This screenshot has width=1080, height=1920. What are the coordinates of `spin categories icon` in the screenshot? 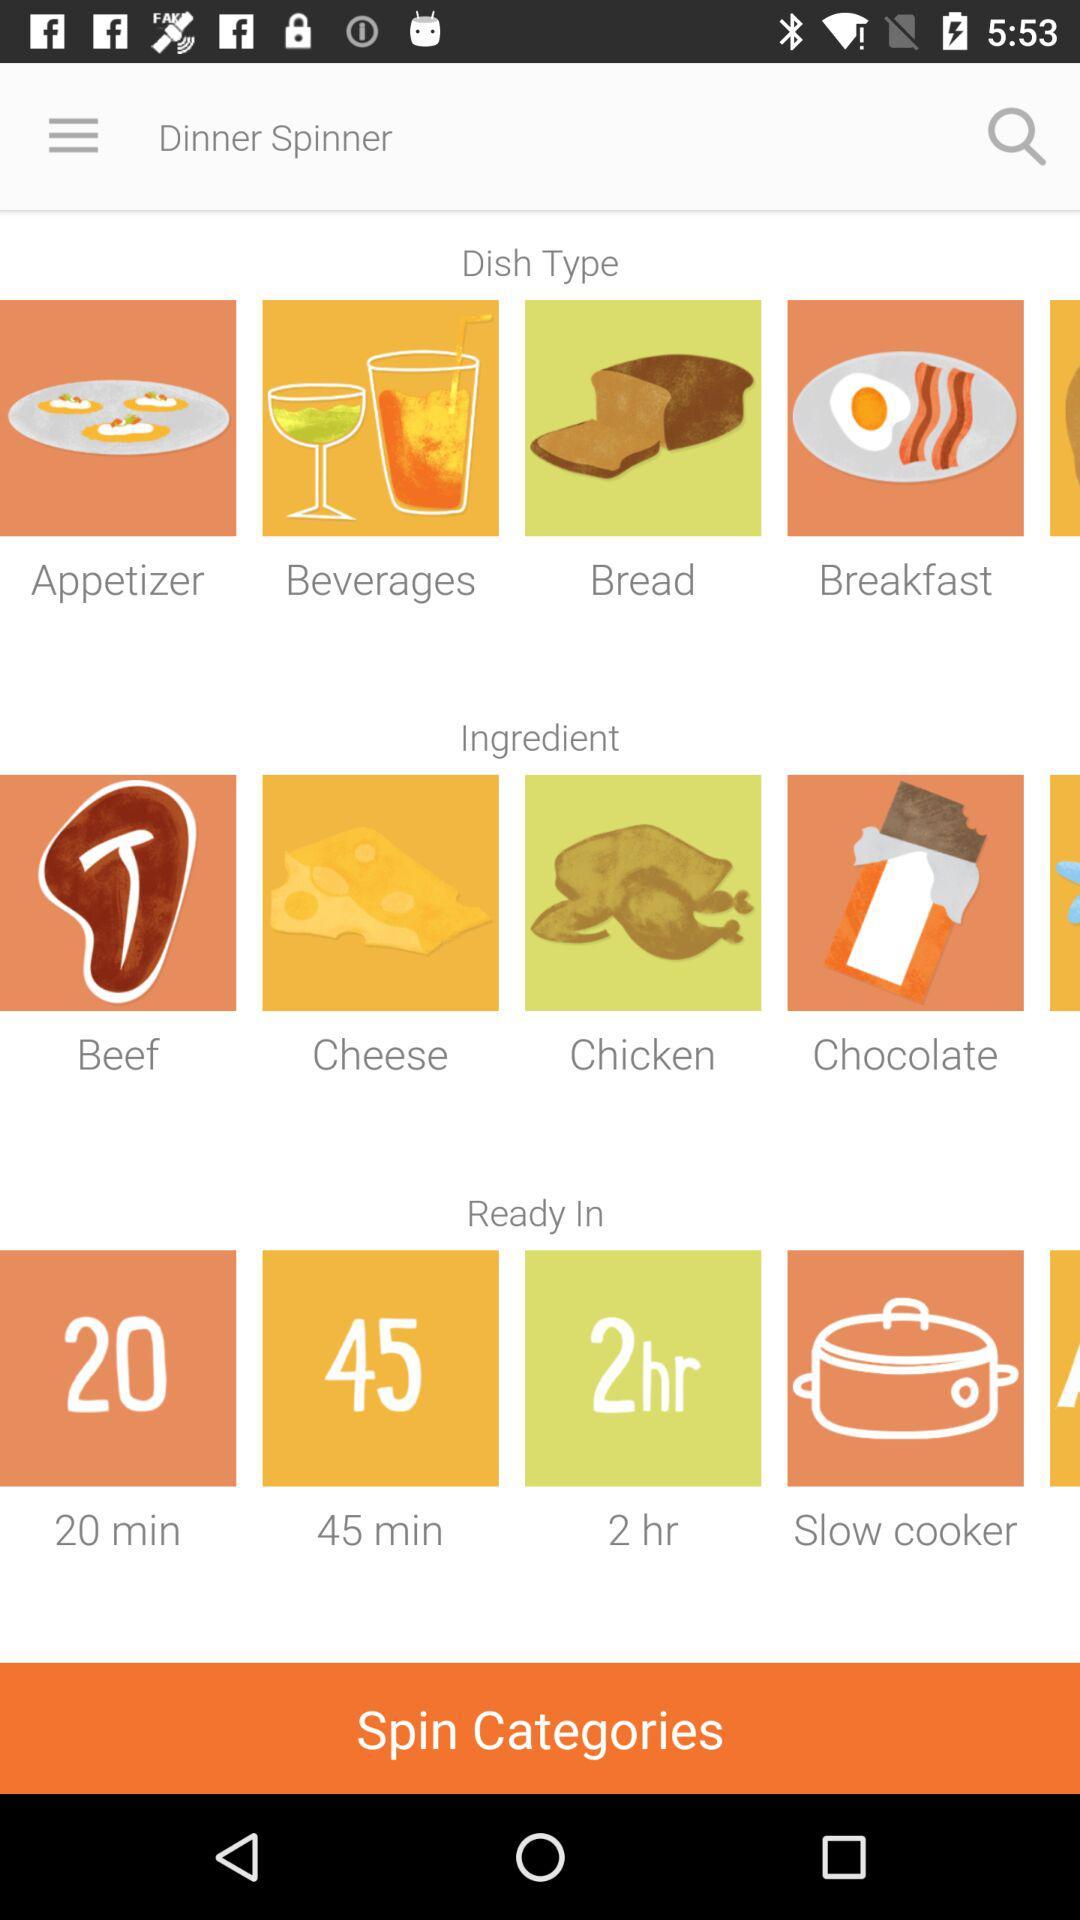 It's located at (540, 1727).